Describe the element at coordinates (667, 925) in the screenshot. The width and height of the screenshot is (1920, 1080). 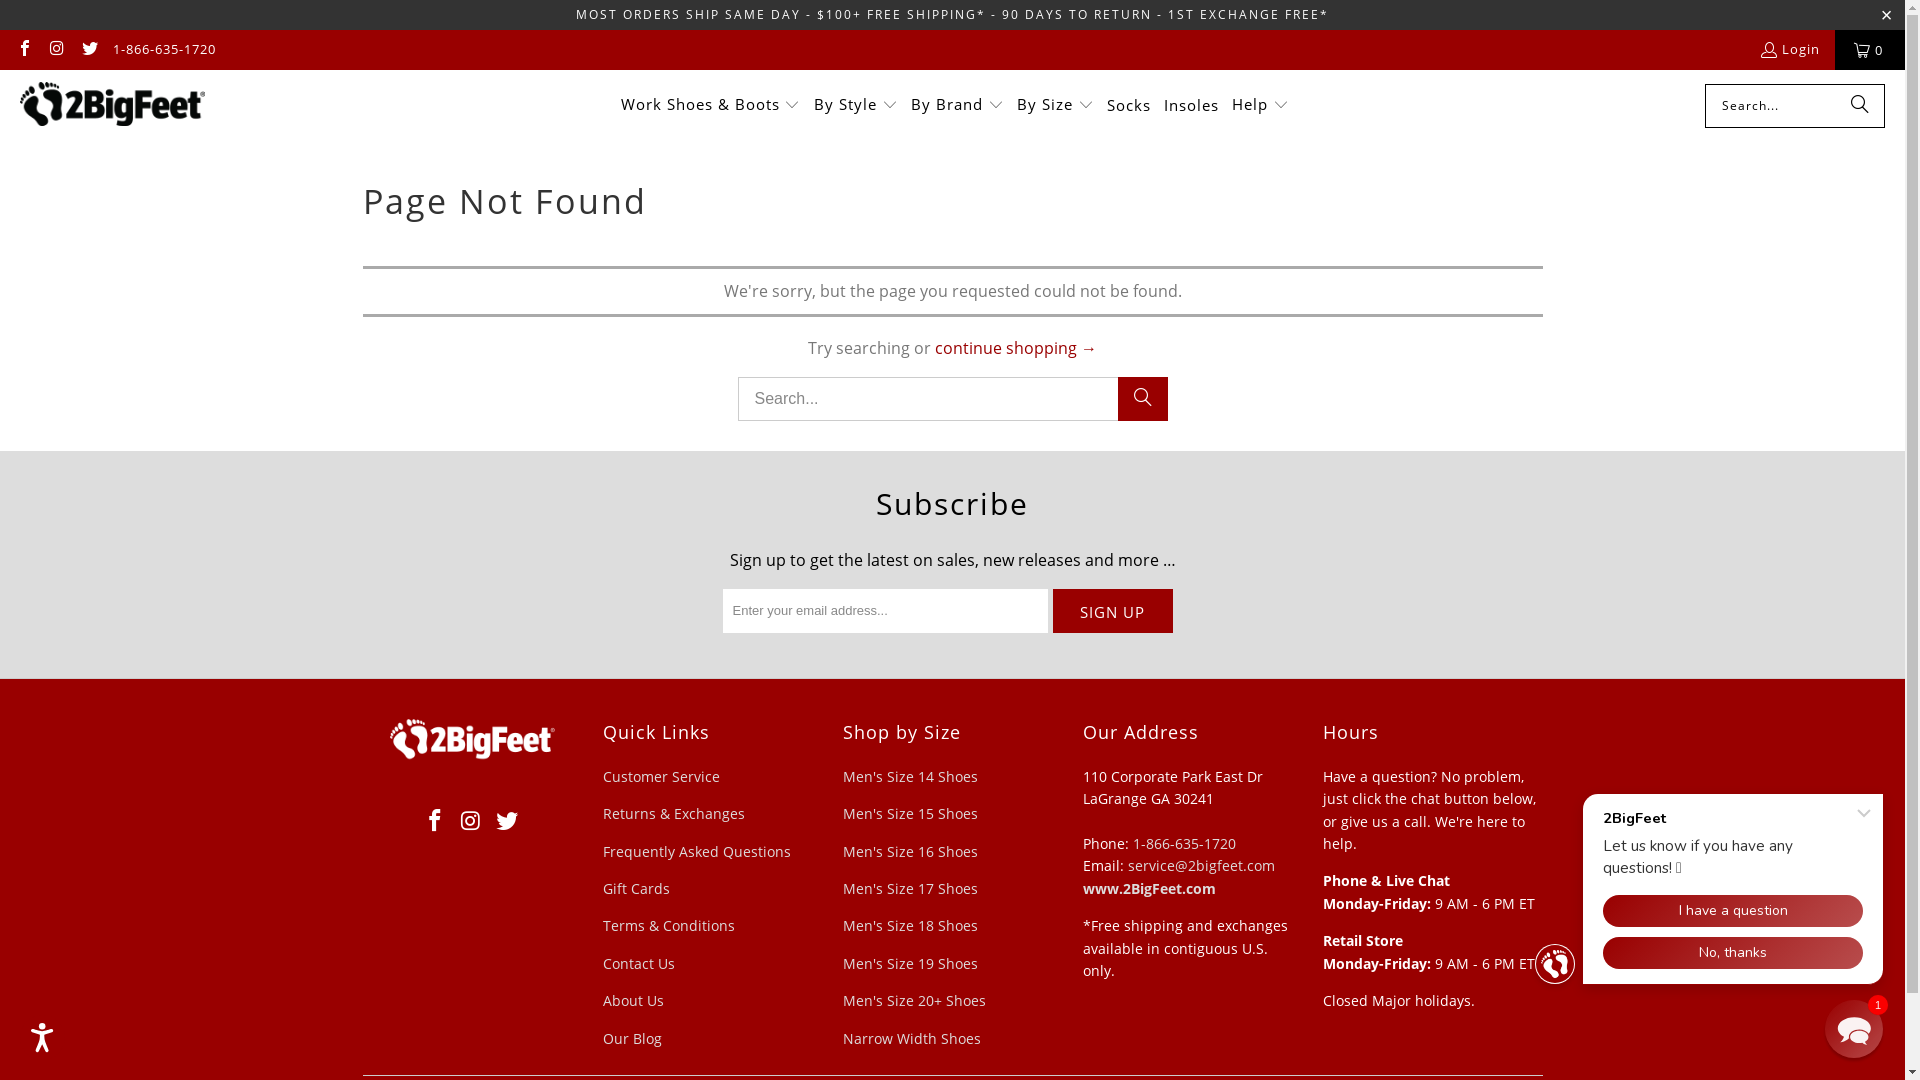
I see `'Terms & Conditions'` at that location.